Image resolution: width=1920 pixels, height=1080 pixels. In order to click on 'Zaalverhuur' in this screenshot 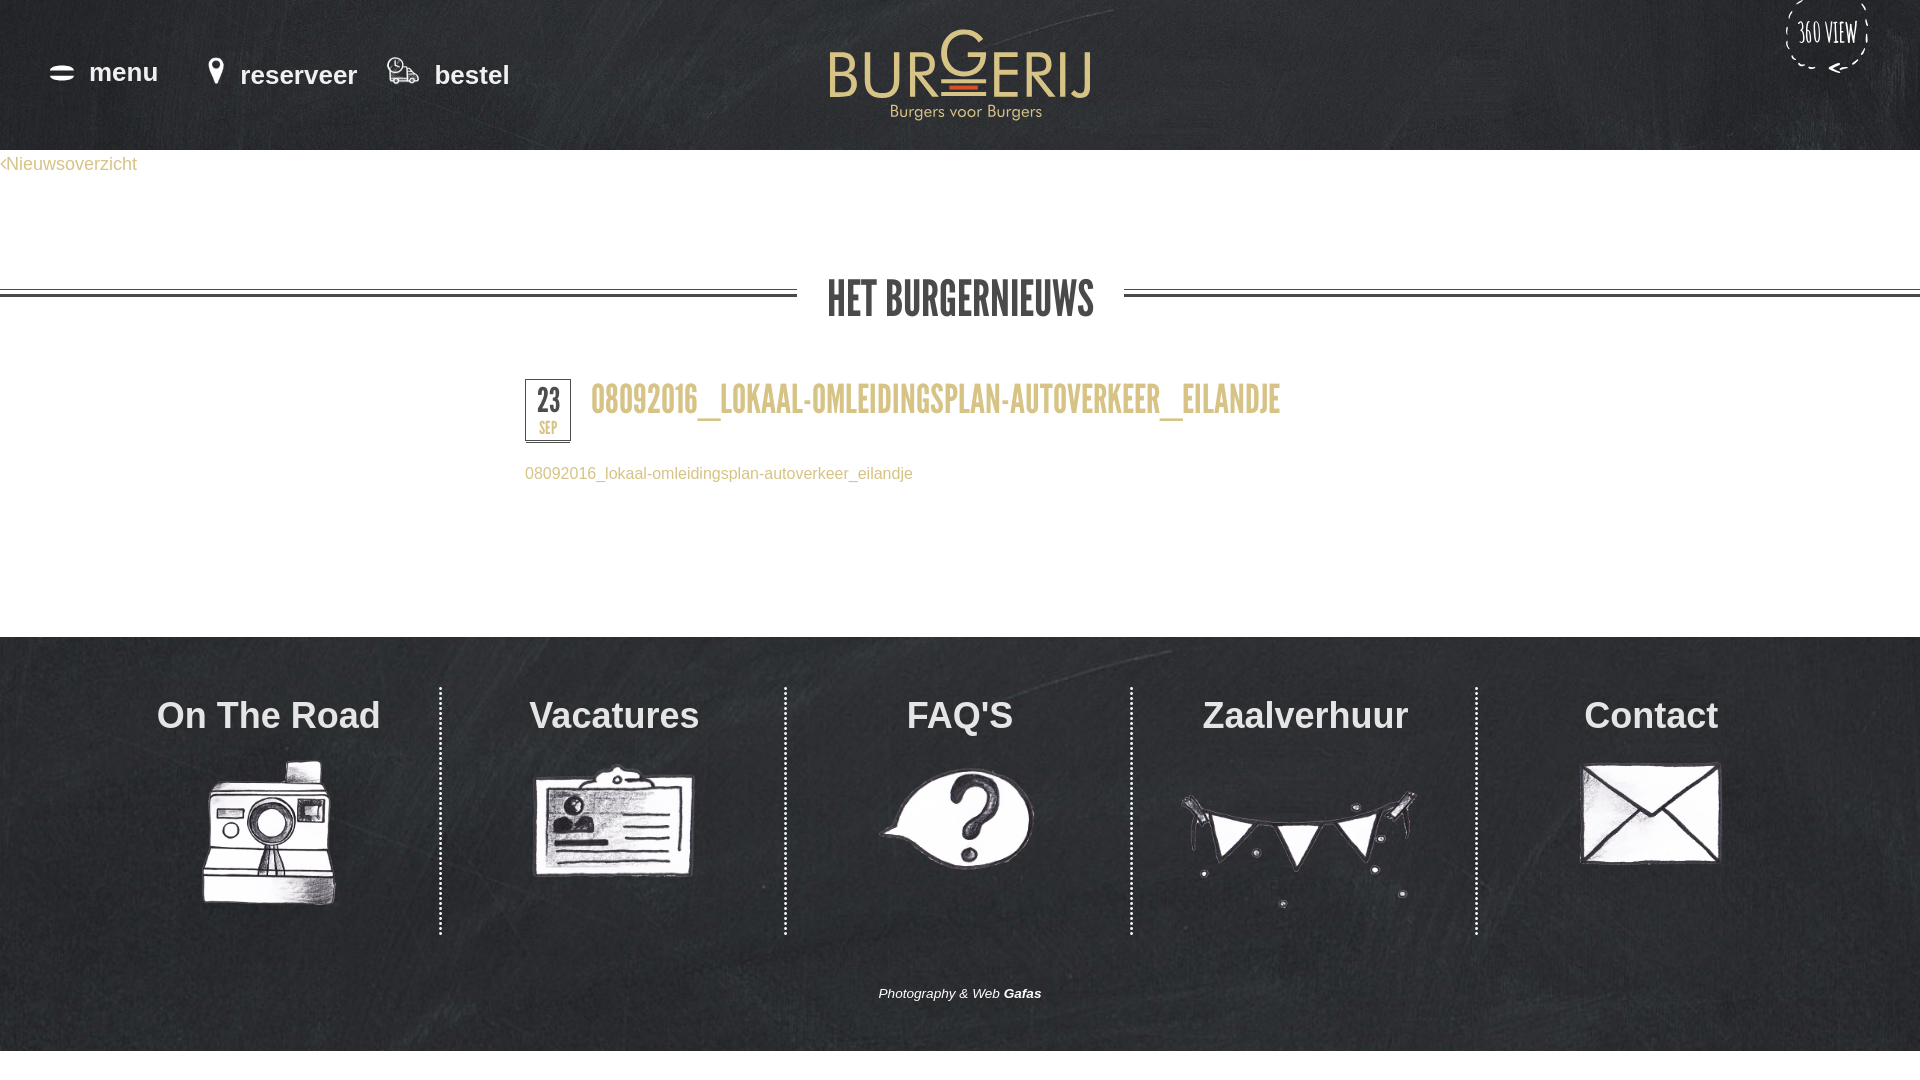, I will do `click(1305, 812)`.